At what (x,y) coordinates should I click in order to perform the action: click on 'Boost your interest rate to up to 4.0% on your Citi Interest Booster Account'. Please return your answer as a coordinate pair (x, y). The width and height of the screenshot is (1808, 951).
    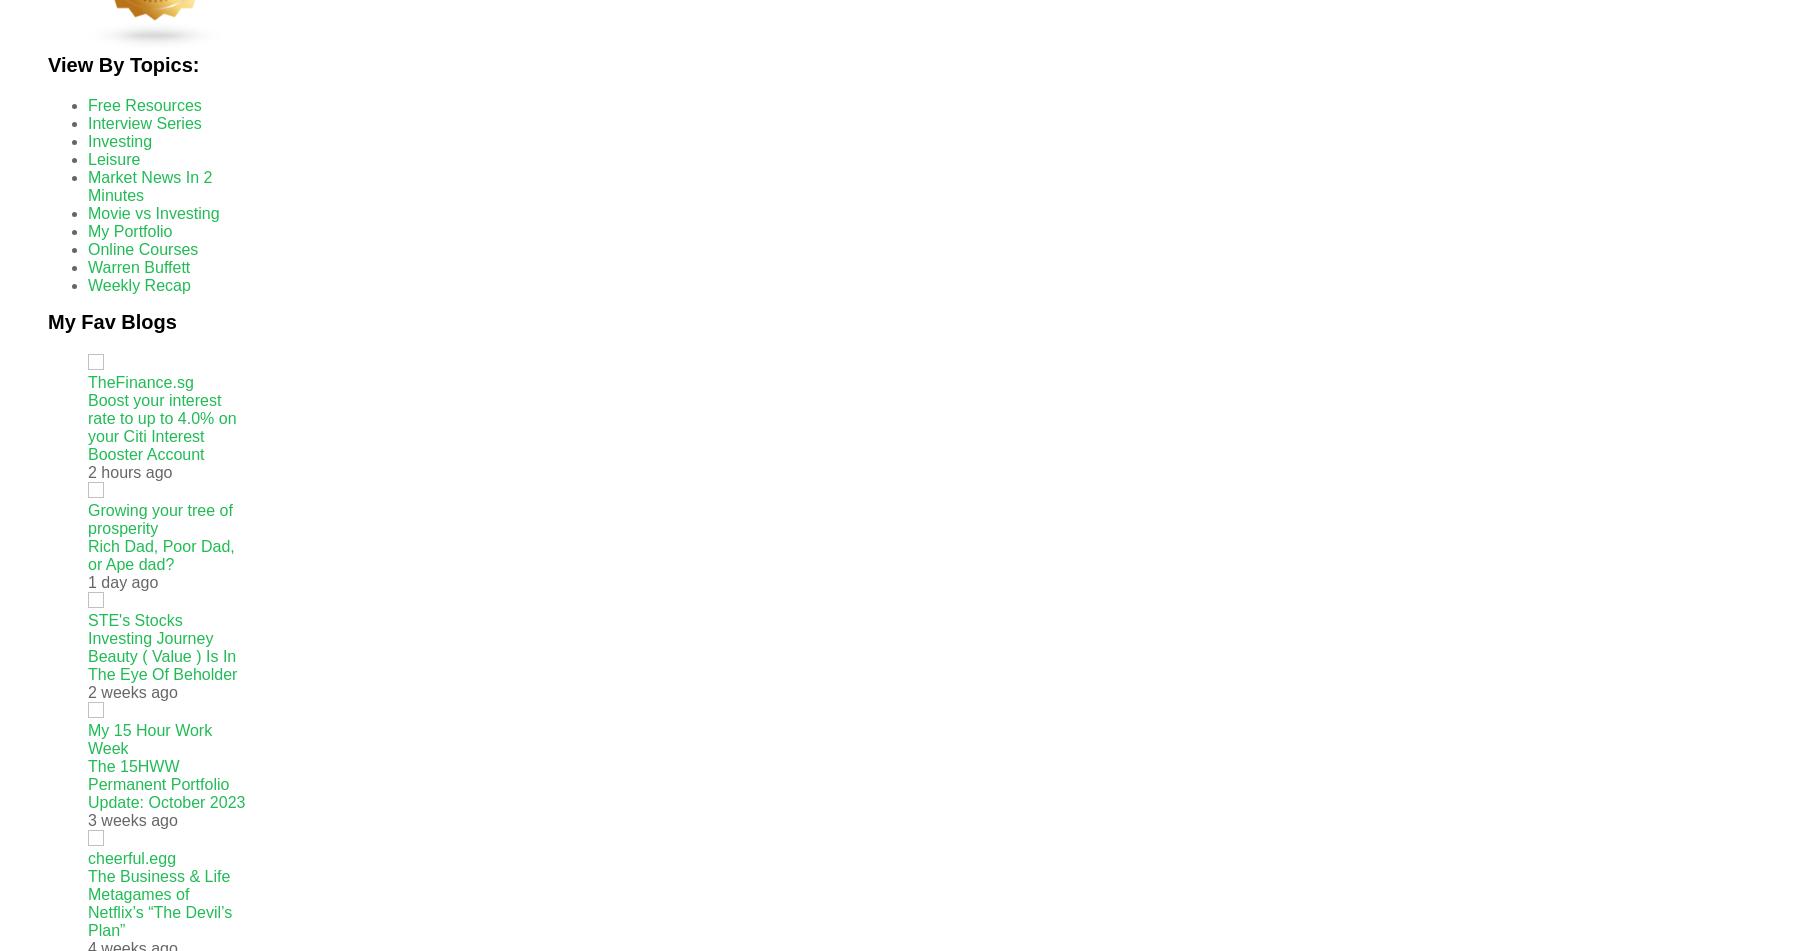
    Looking at the image, I should click on (161, 427).